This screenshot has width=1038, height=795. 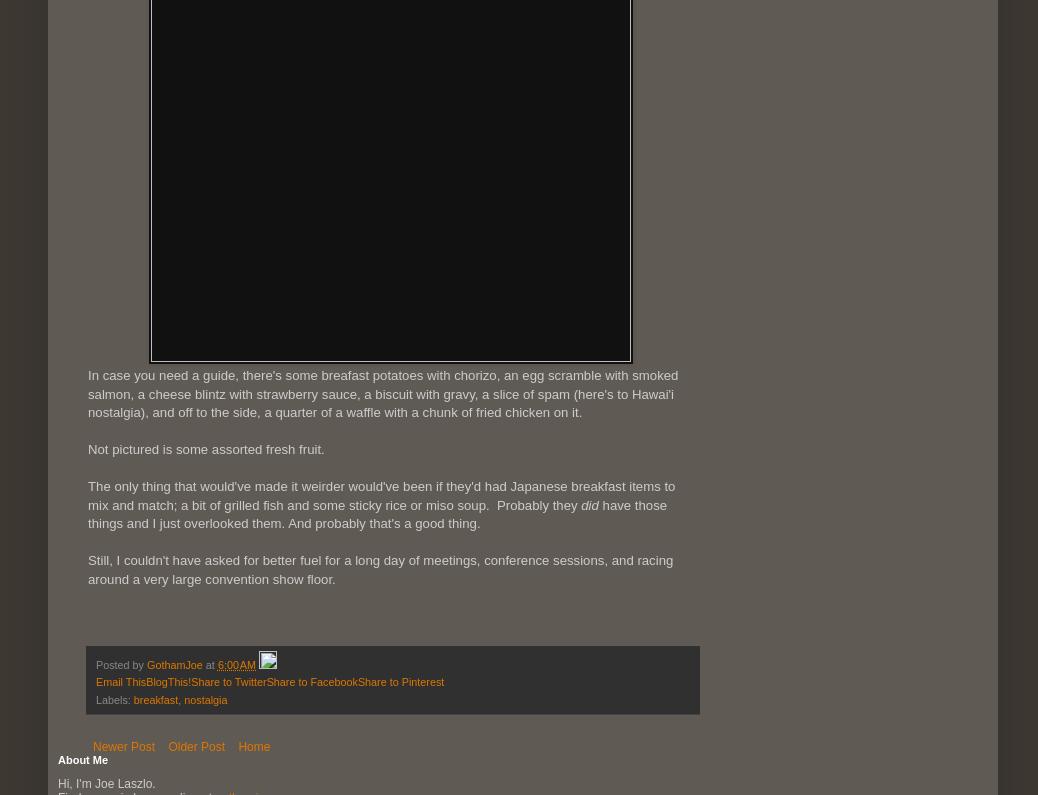 I want to click on 'Share to Twitter', so click(x=227, y=681).